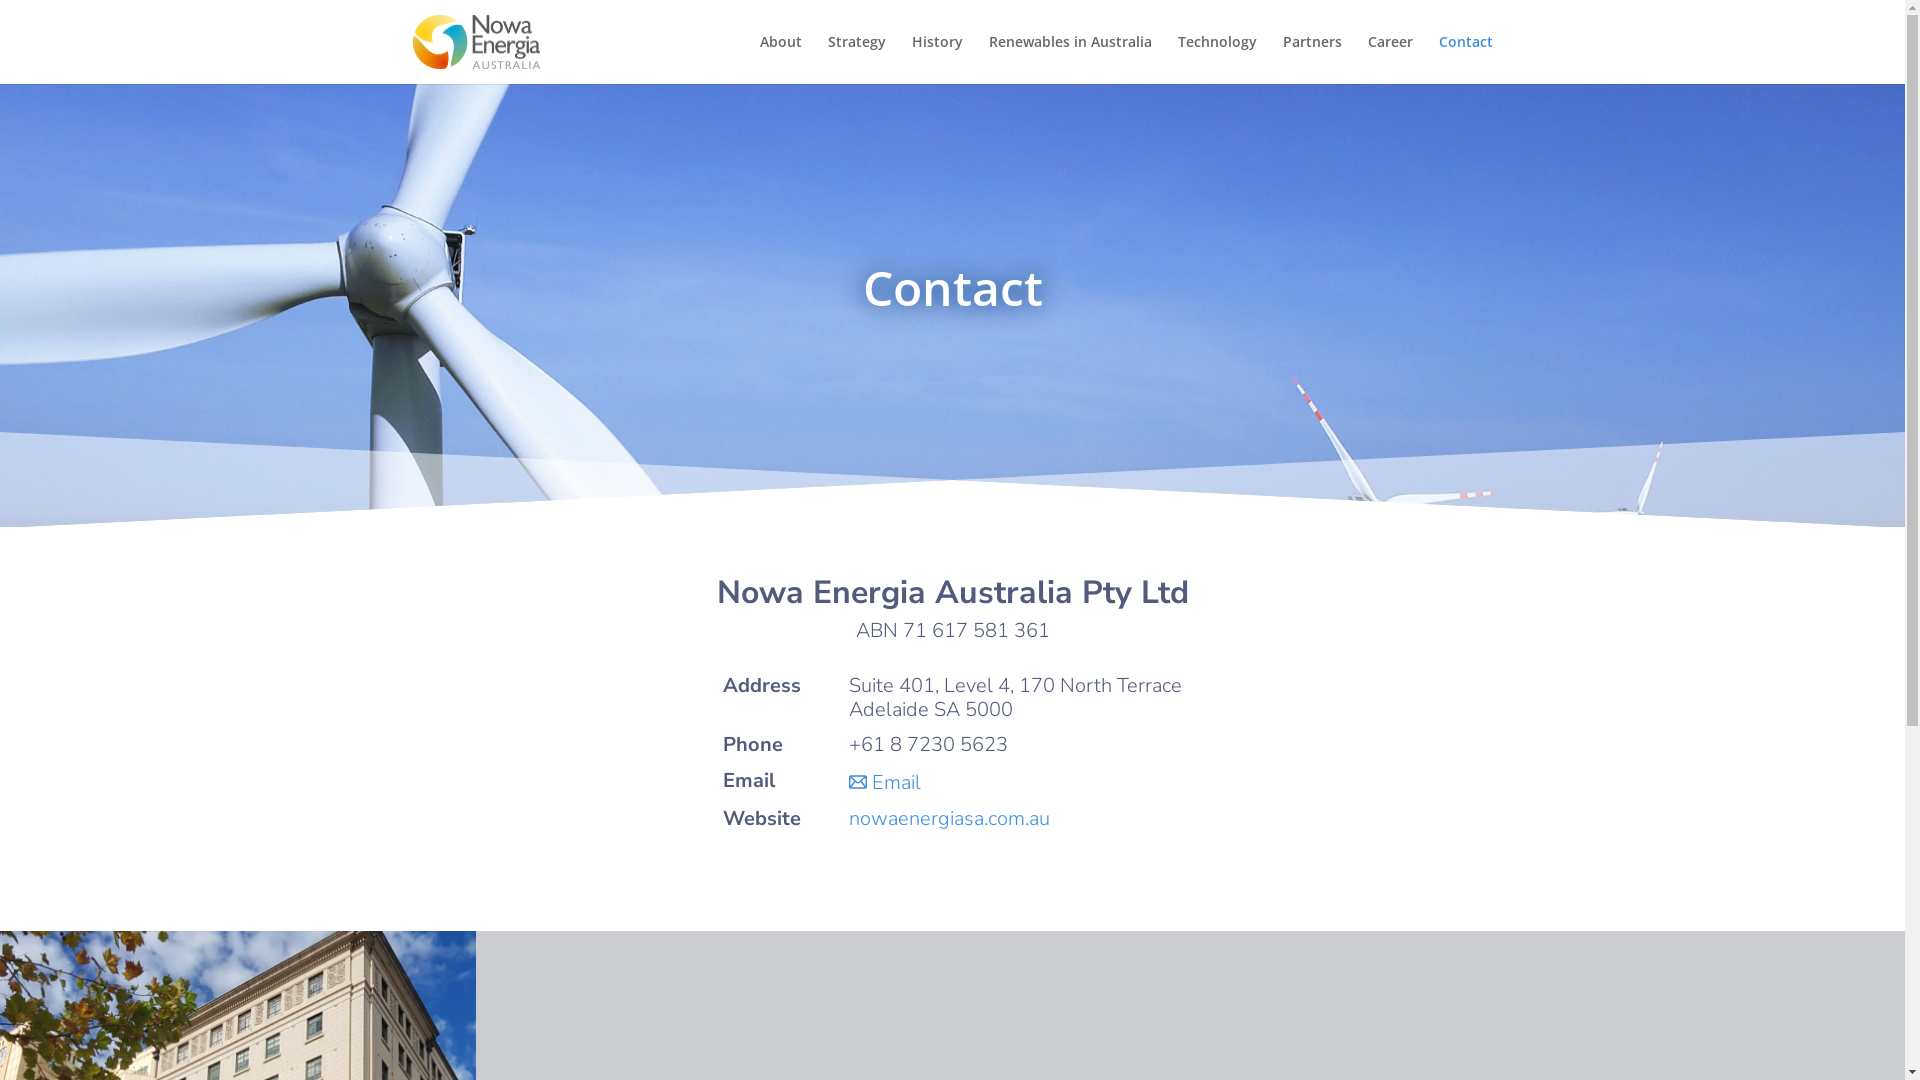 The width and height of the screenshot is (1920, 1080). I want to click on 'Technology', so click(1216, 58).